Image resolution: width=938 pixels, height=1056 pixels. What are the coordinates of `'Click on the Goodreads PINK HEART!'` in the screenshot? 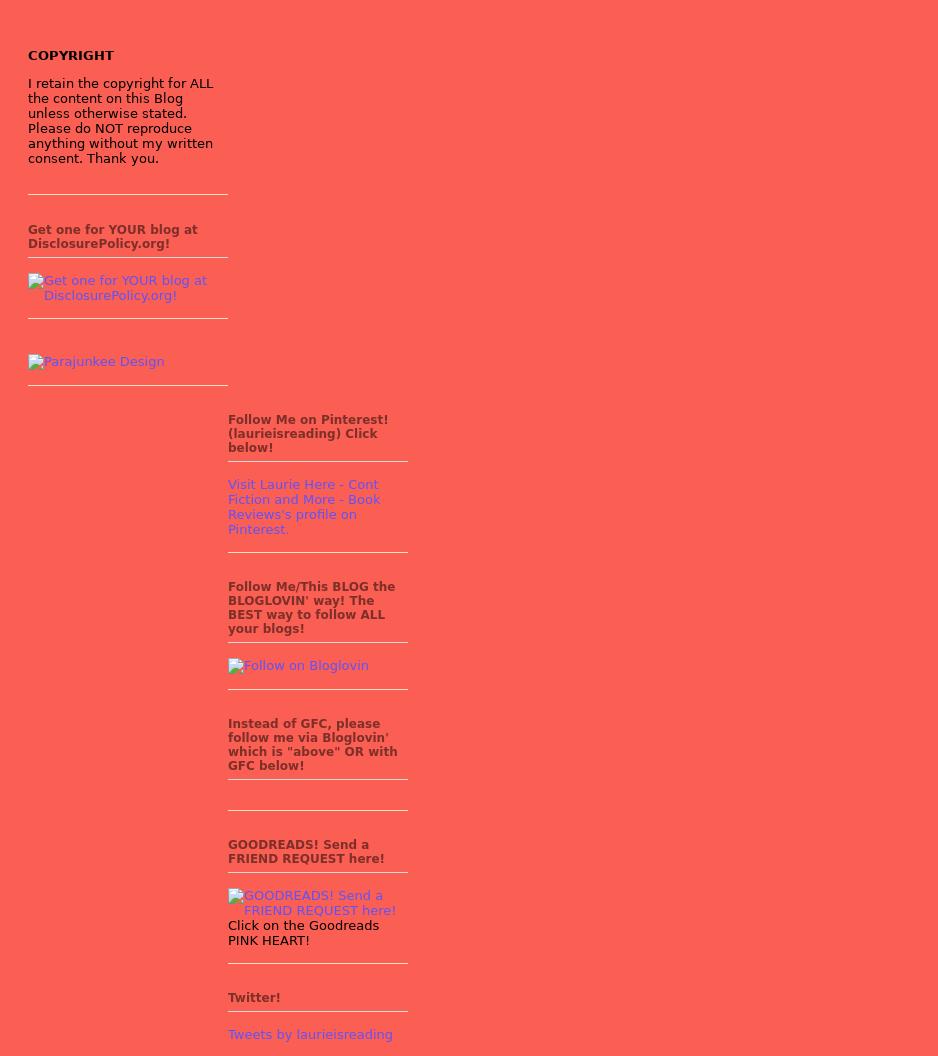 It's located at (302, 932).